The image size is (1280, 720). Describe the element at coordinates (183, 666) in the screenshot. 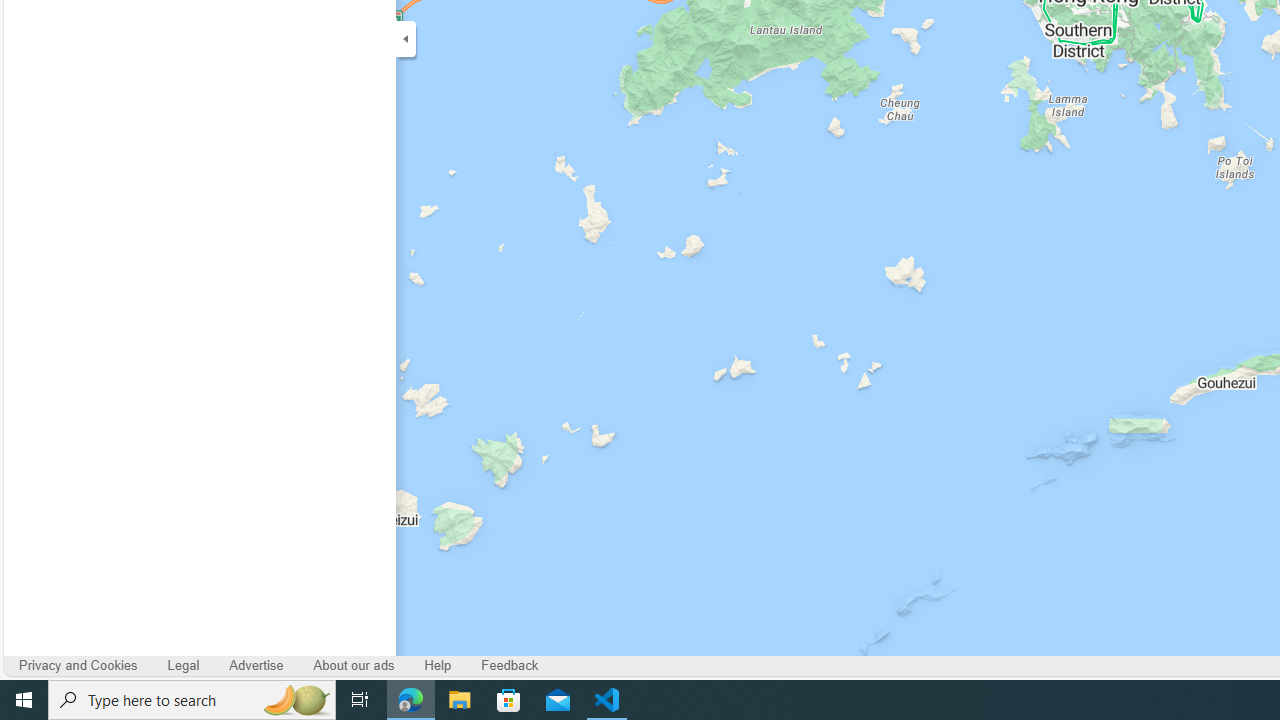

I see `'Legal'` at that location.